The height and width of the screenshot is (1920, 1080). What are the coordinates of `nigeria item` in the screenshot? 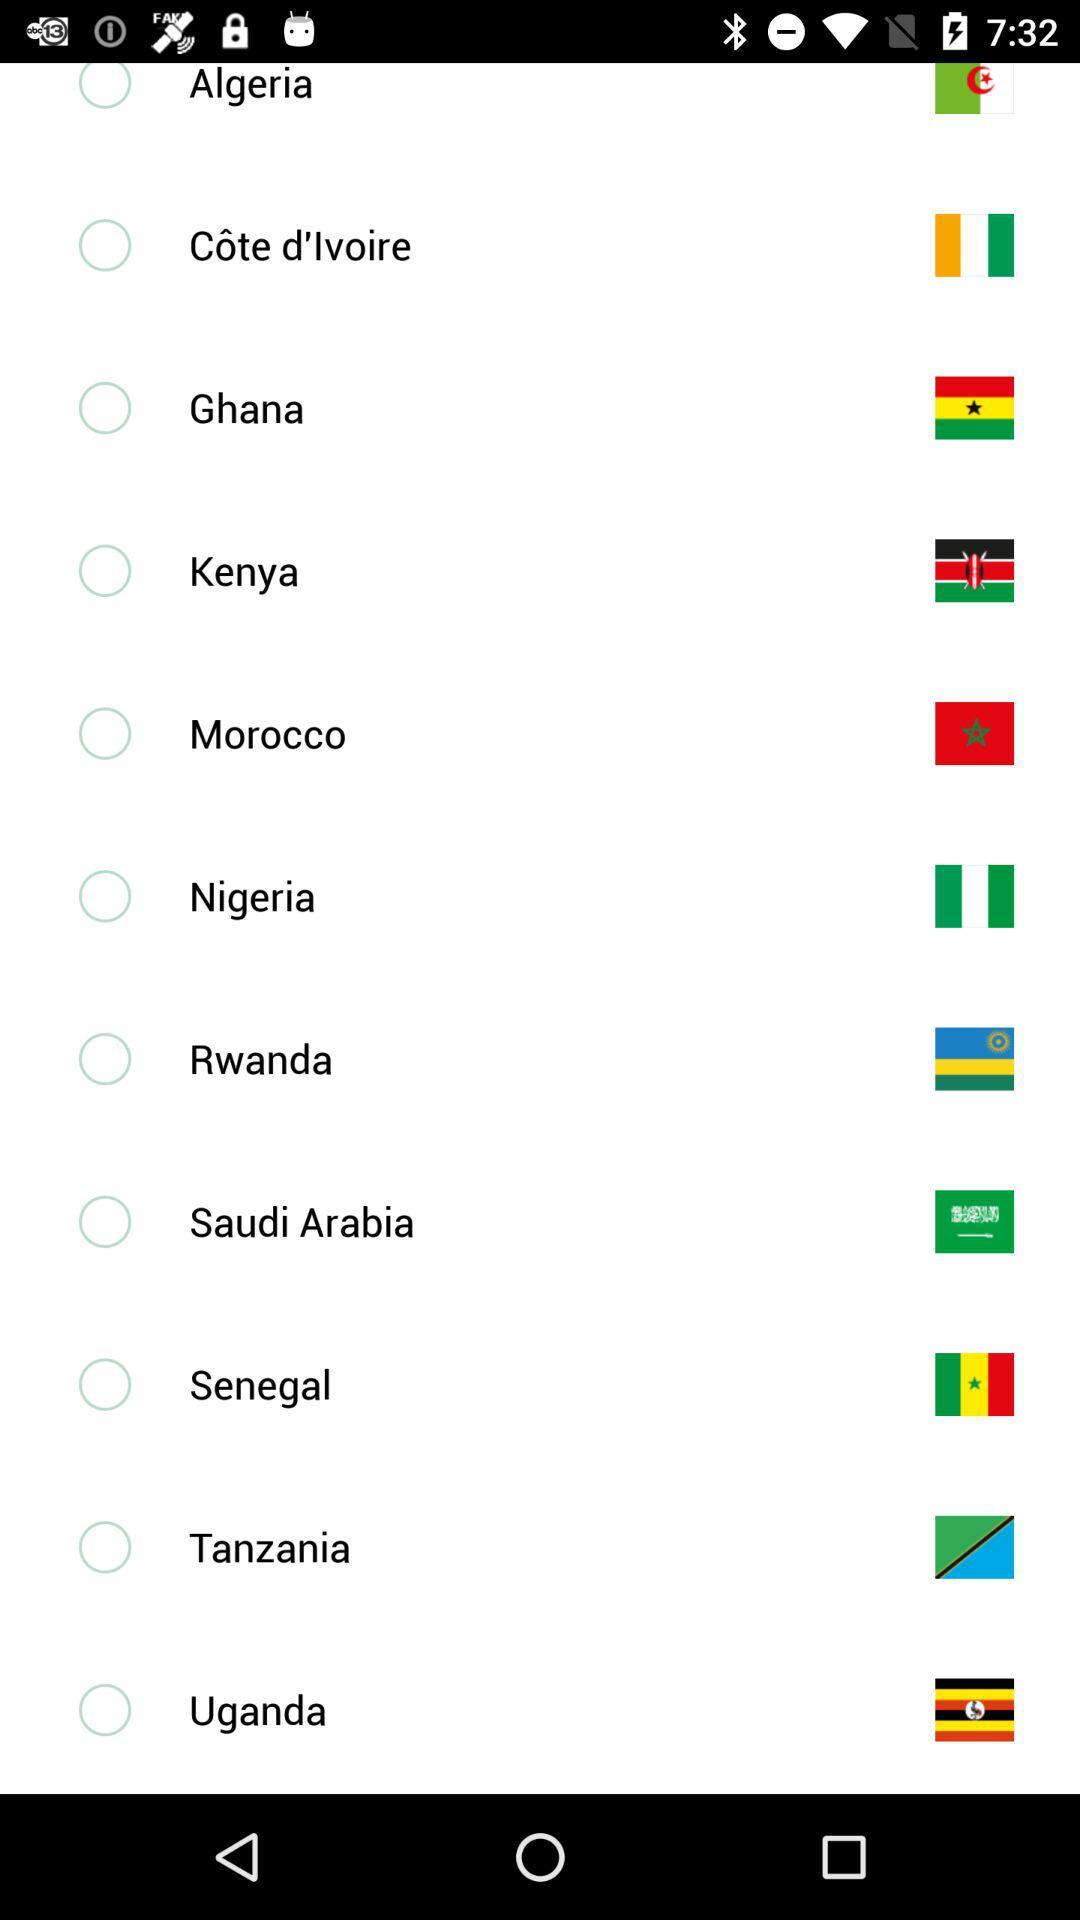 It's located at (528, 894).